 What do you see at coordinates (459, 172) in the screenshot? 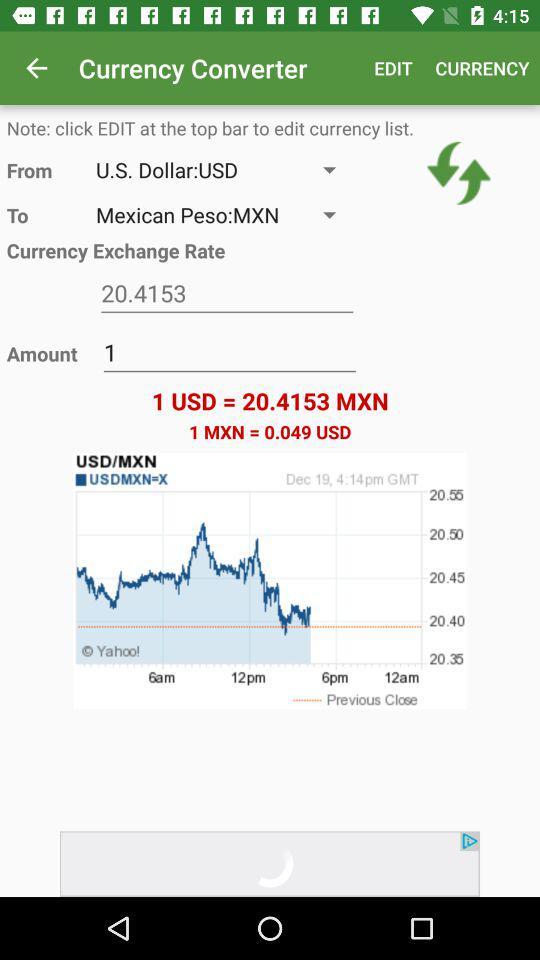
I see `the item above 1 usd 20` at bounding box center [459, 172].